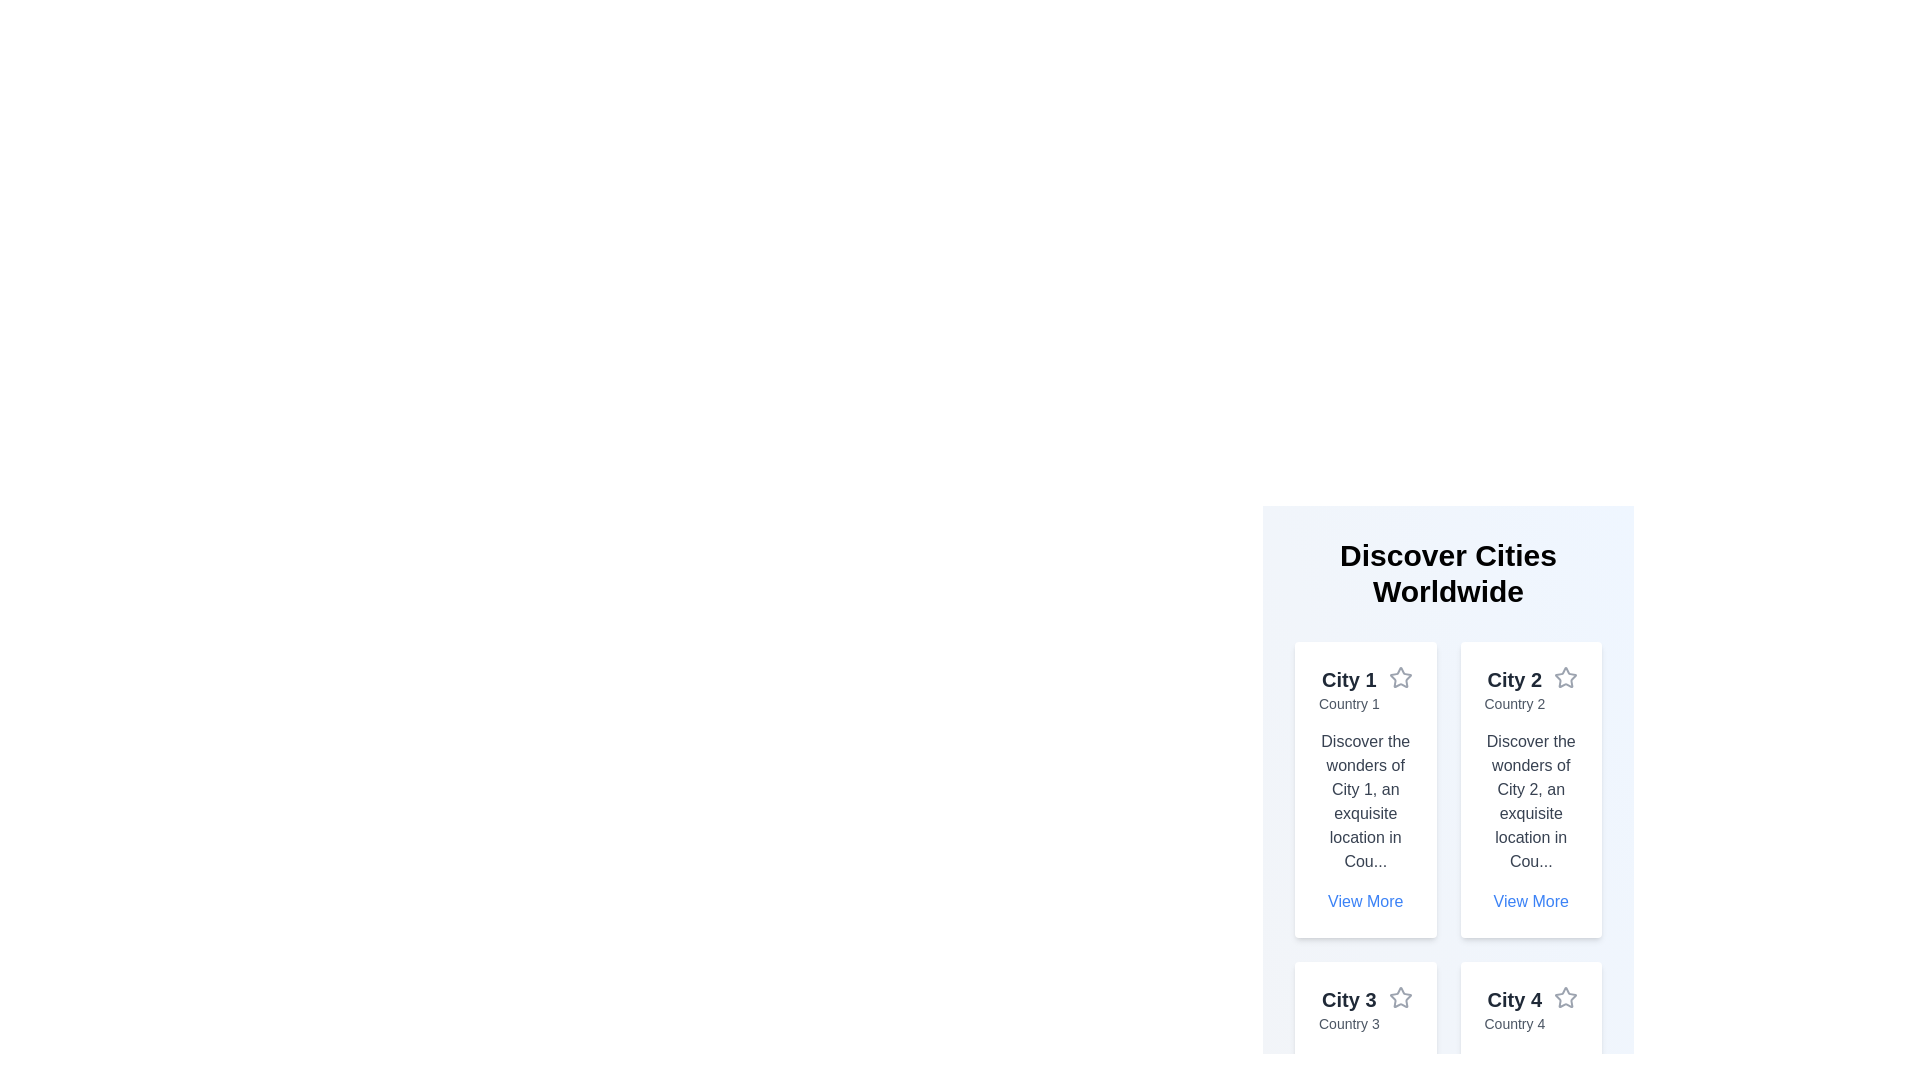 This screenshot has height=1080, width=1920. I want to click on the Star Icon next to the 'City 2' header to possibly see a tooltip, so click(1564, 677).